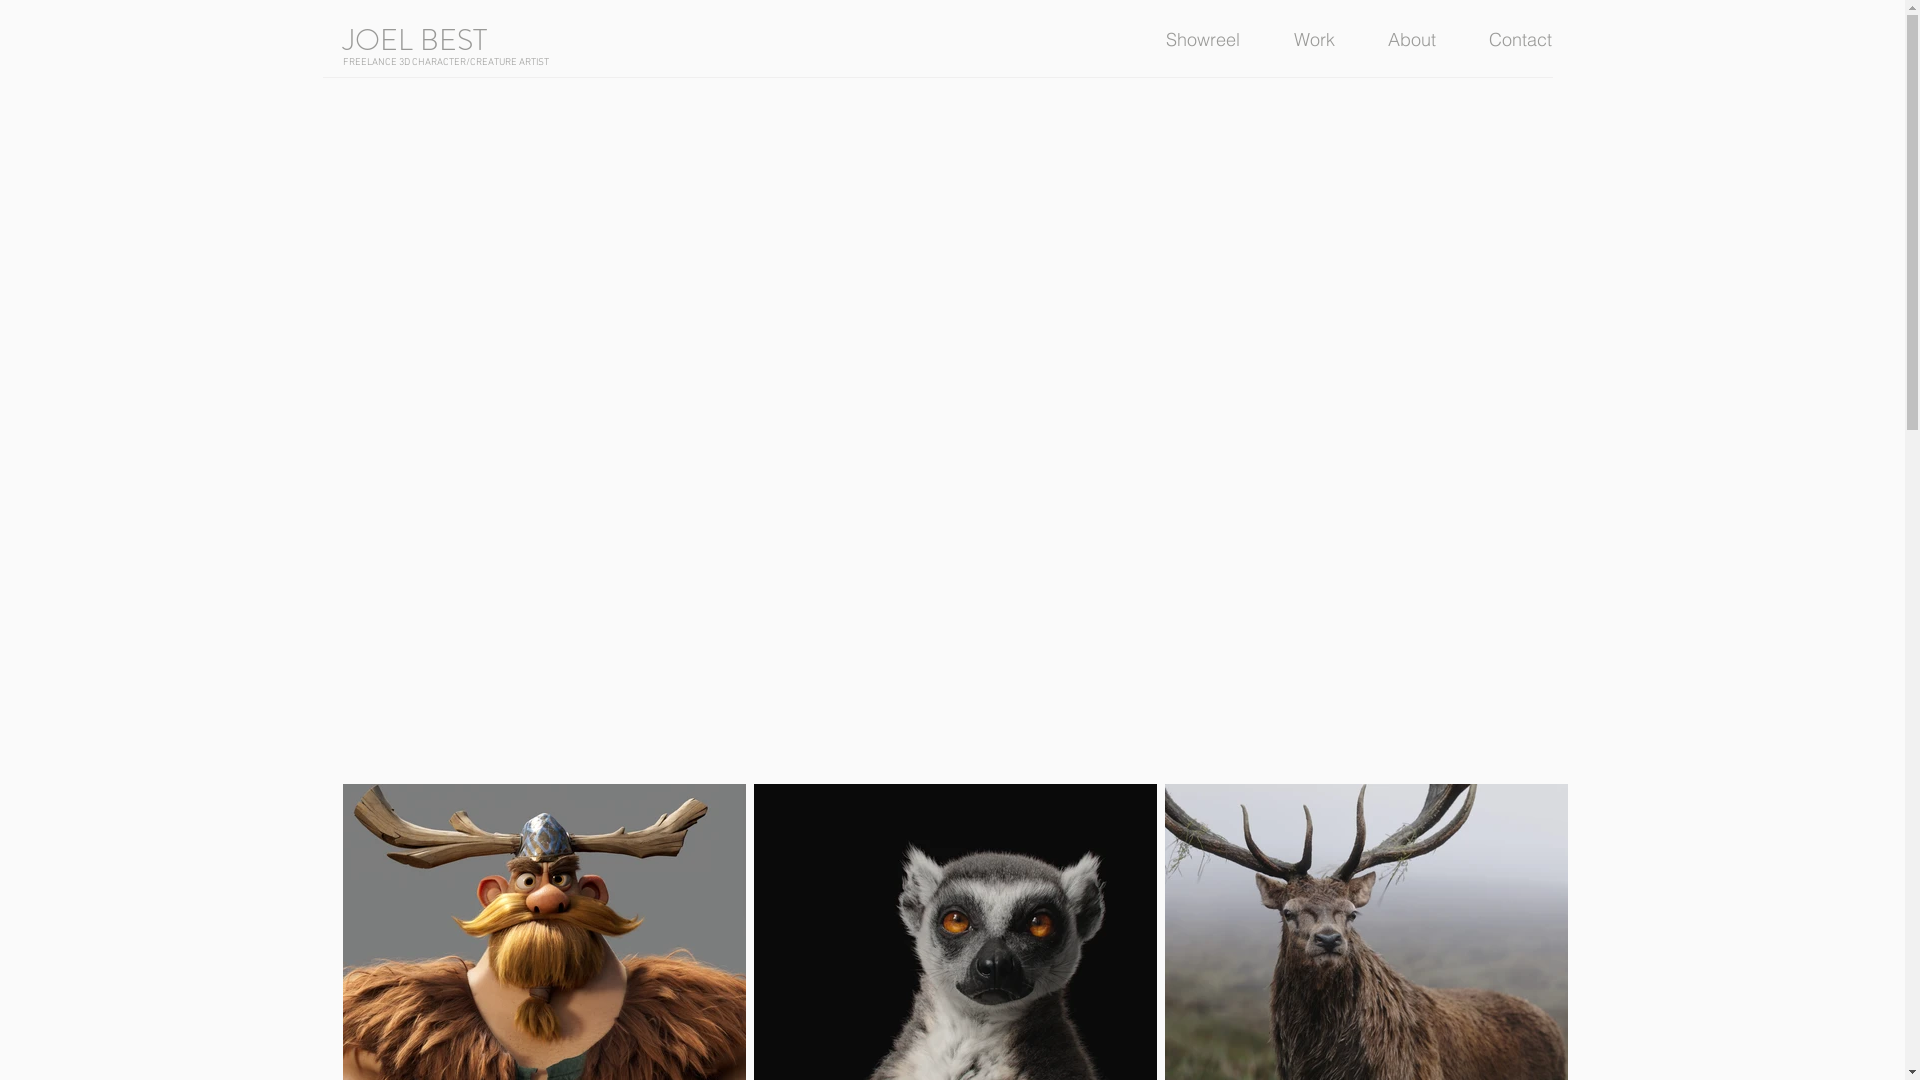  Describe the element at coordinates (412, 39) in the screenshot. I see `'JOEL BEST'` at that location.